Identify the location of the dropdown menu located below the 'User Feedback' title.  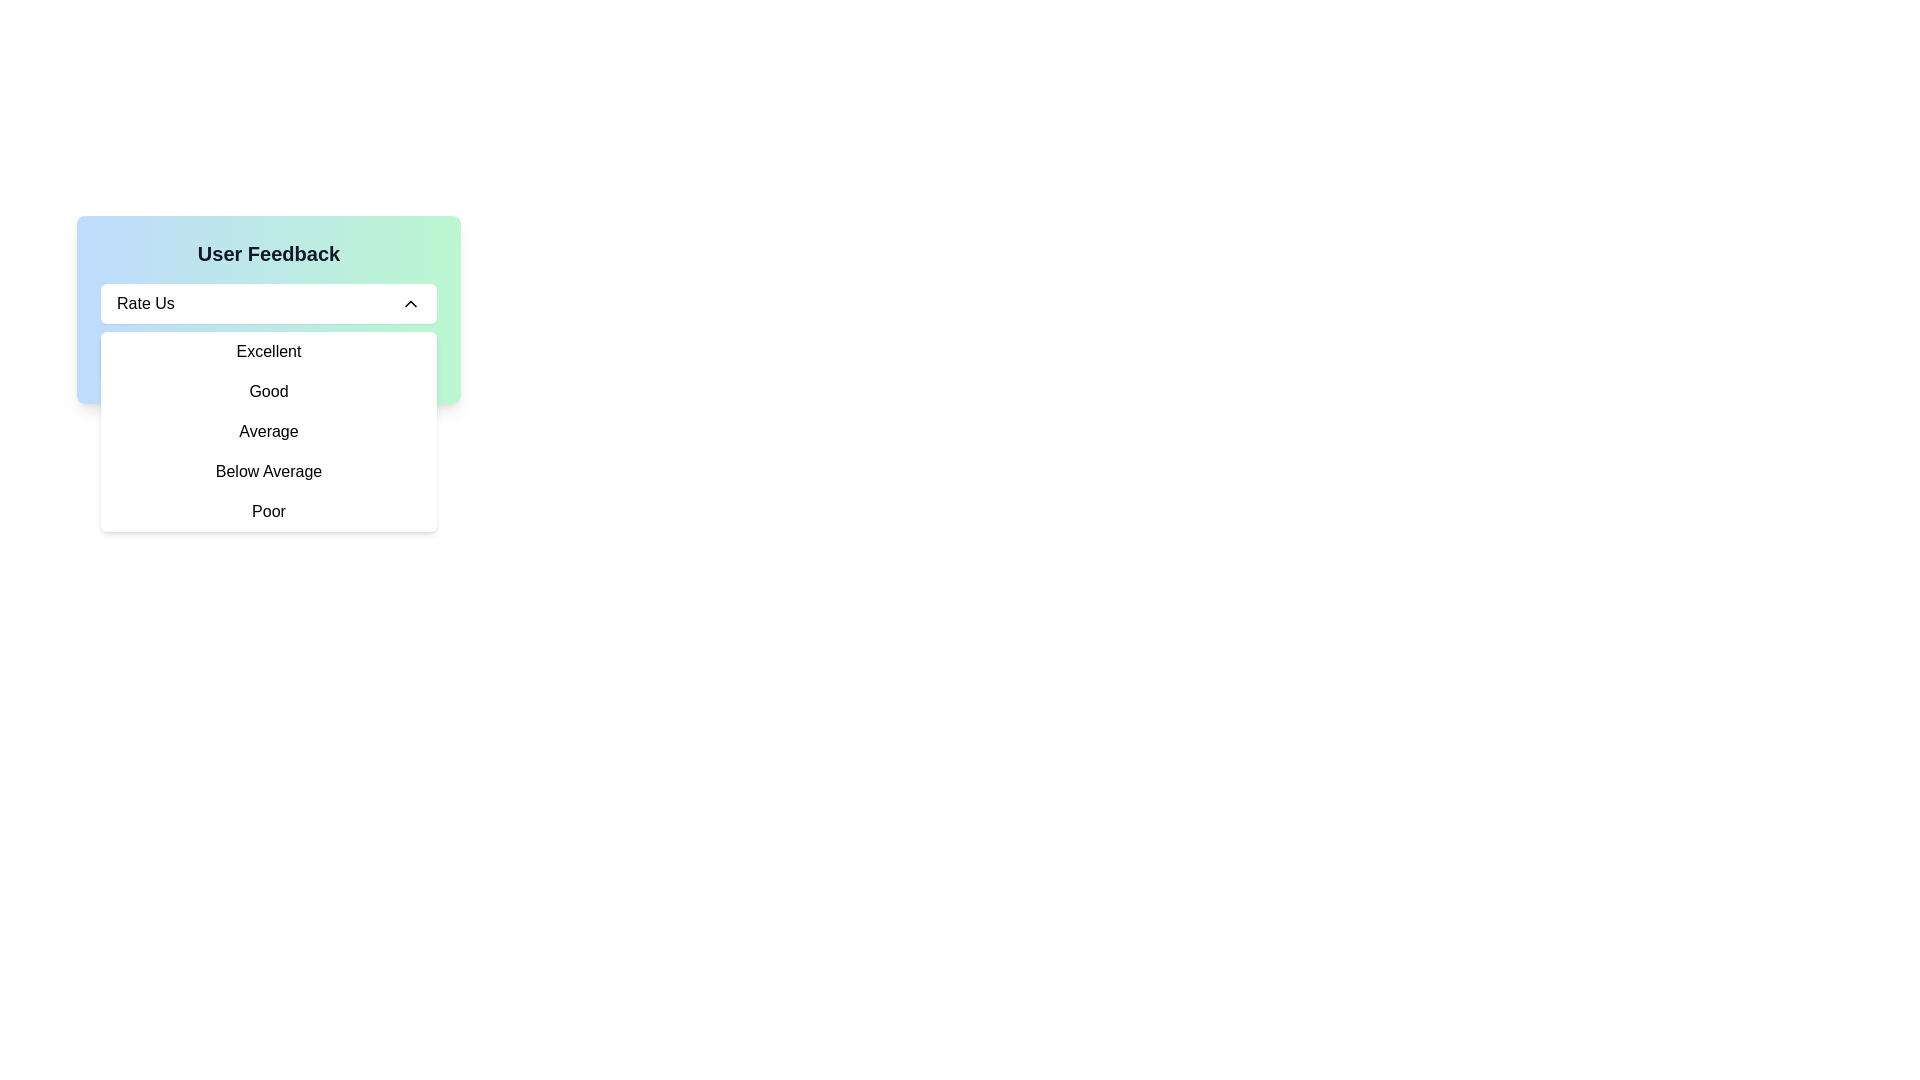
(267, 304).